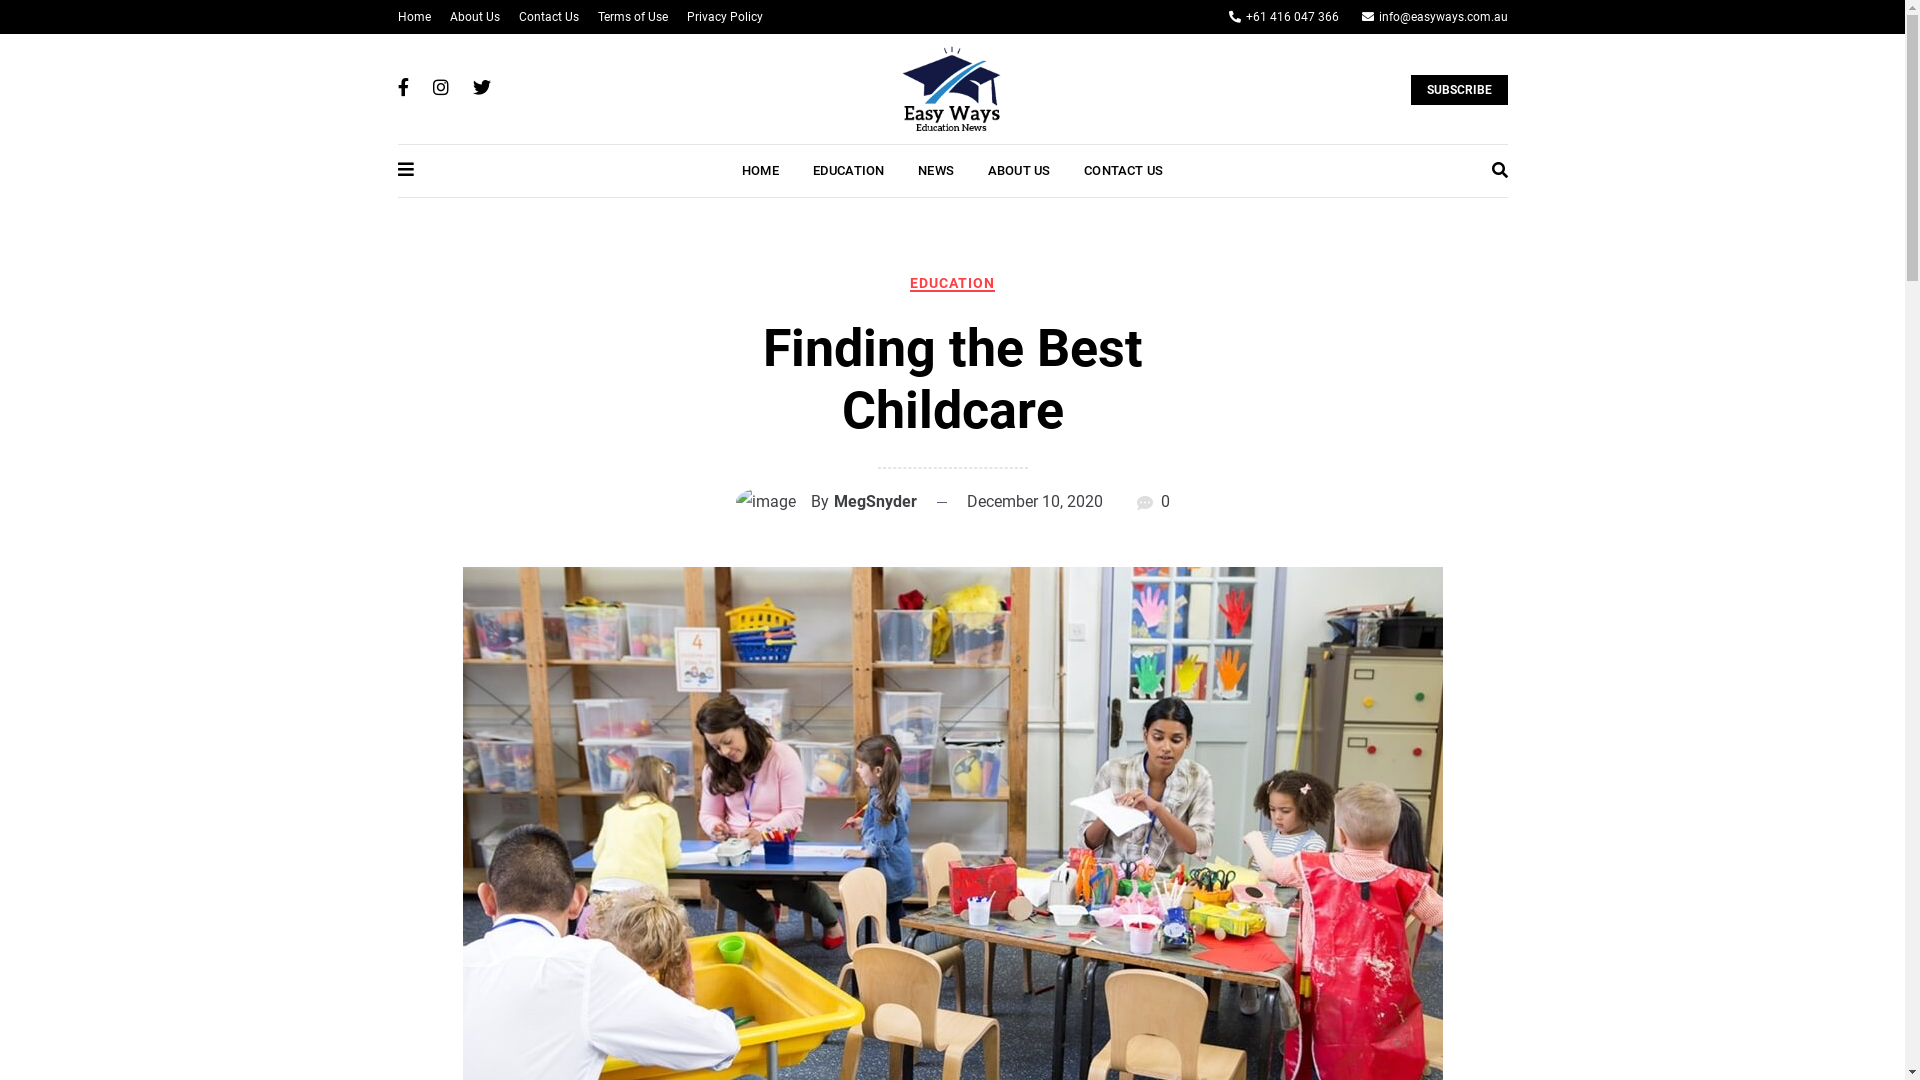 The height and width of the screenshot is (1080, 1920). Describe the element at coordinates (949, 87) in the screenshot. I see `'Logo'` at that location.